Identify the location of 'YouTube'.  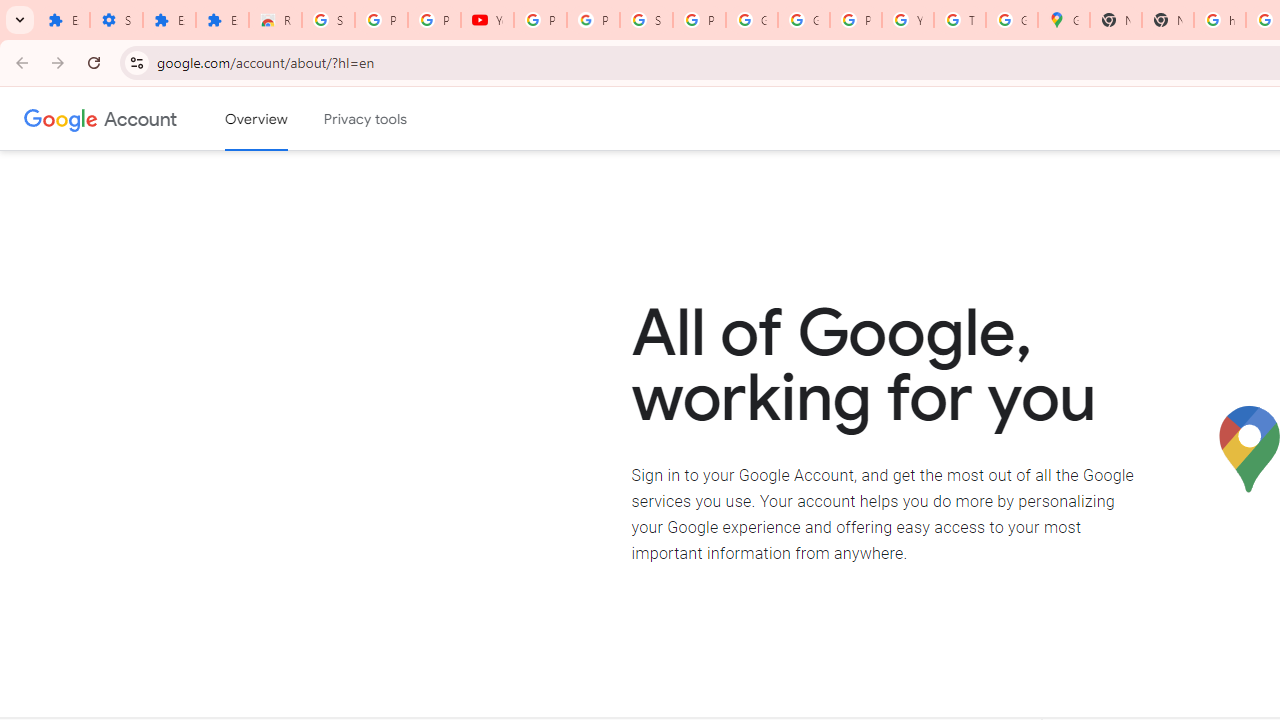
(487, 20).